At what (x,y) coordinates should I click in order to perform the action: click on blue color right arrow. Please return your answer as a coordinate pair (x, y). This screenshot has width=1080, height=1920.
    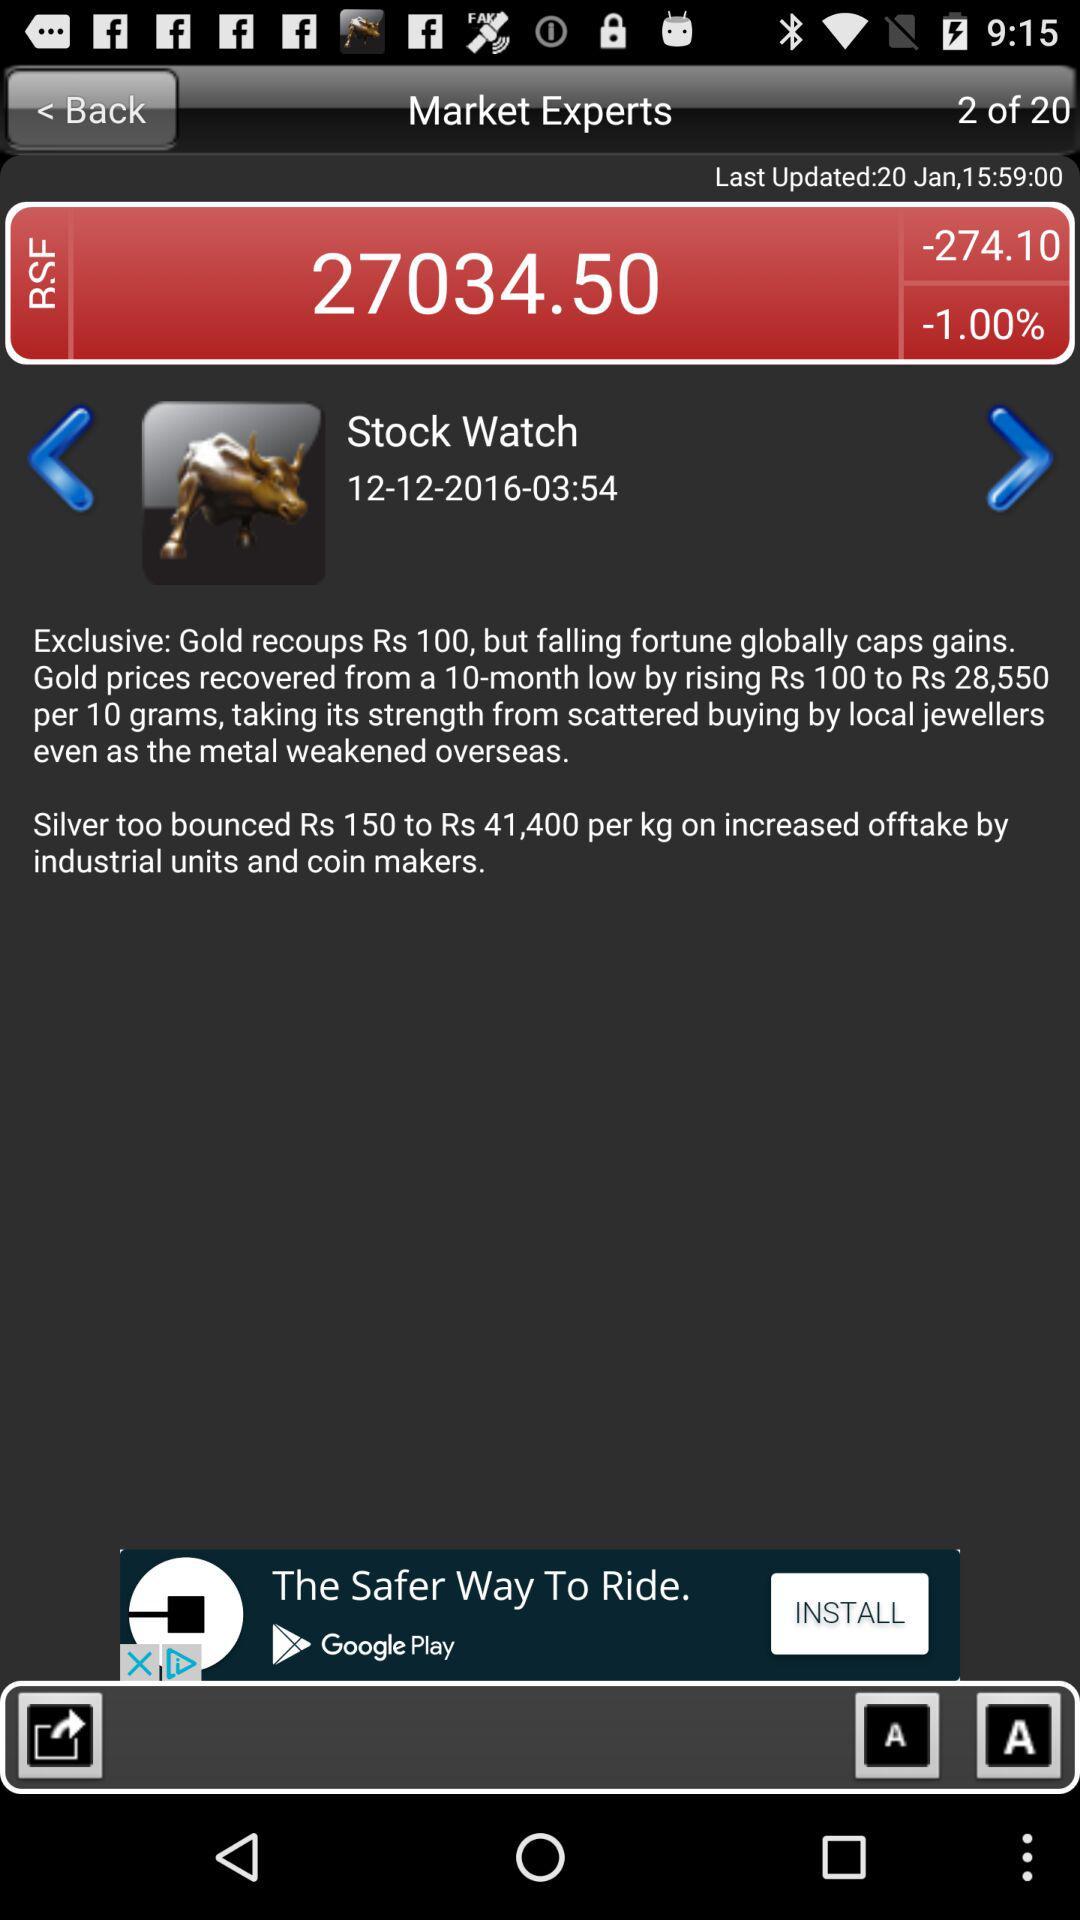
    Looking at the image, I should click on (1017, 458).